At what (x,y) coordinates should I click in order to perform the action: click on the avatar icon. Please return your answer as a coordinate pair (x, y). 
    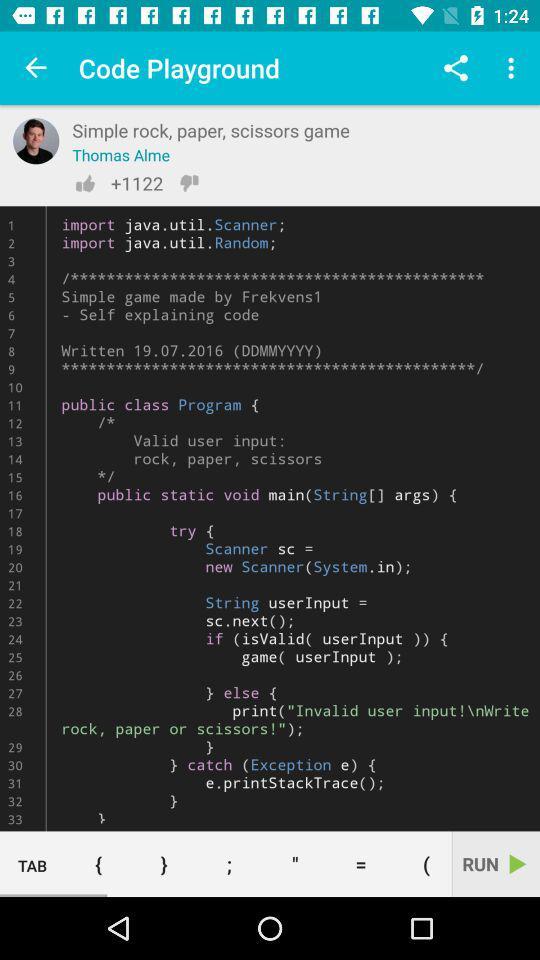
    Looking at the image, I should click on (36, 140).